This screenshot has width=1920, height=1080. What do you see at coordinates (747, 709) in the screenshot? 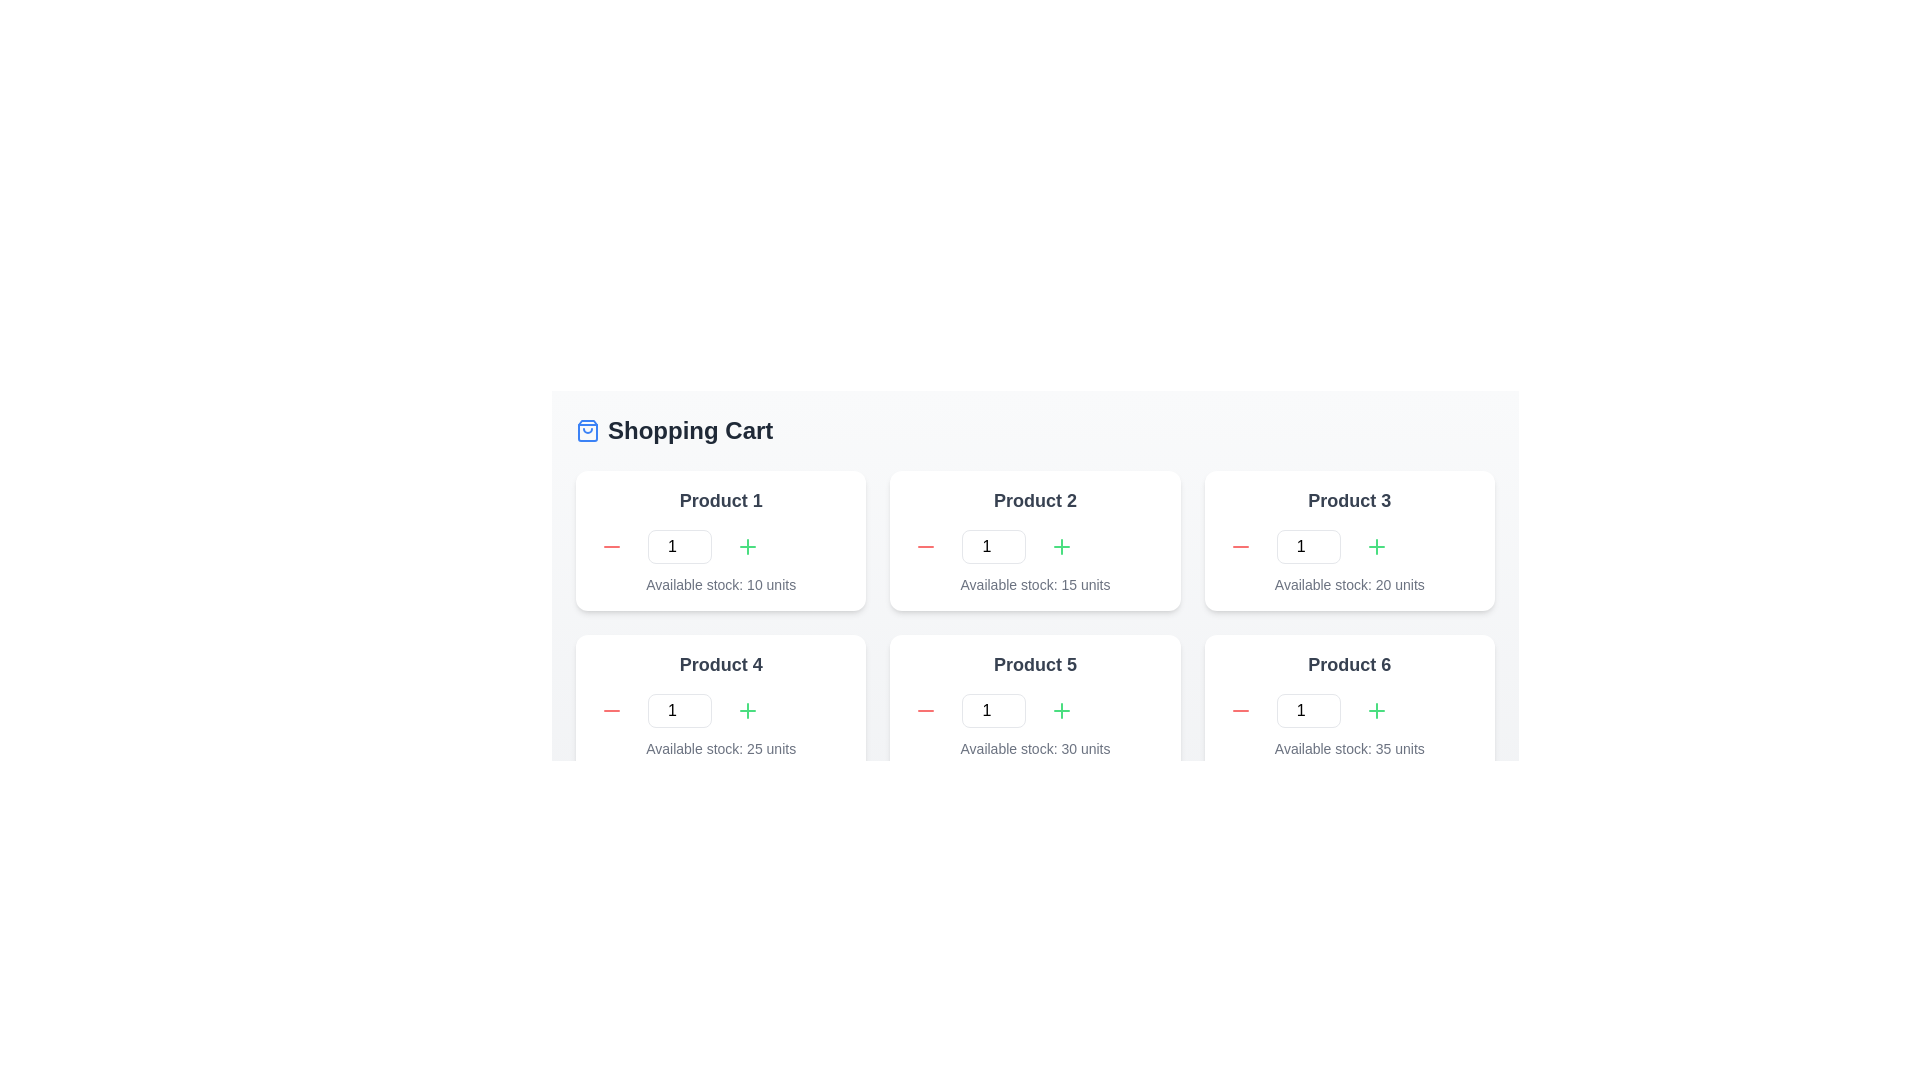
I see `the circular green plus icon button located in the fourth product card, positioned to the immediate right of the quantity input box and below the product title 'Product 4'` at bounding box center [747, 709].